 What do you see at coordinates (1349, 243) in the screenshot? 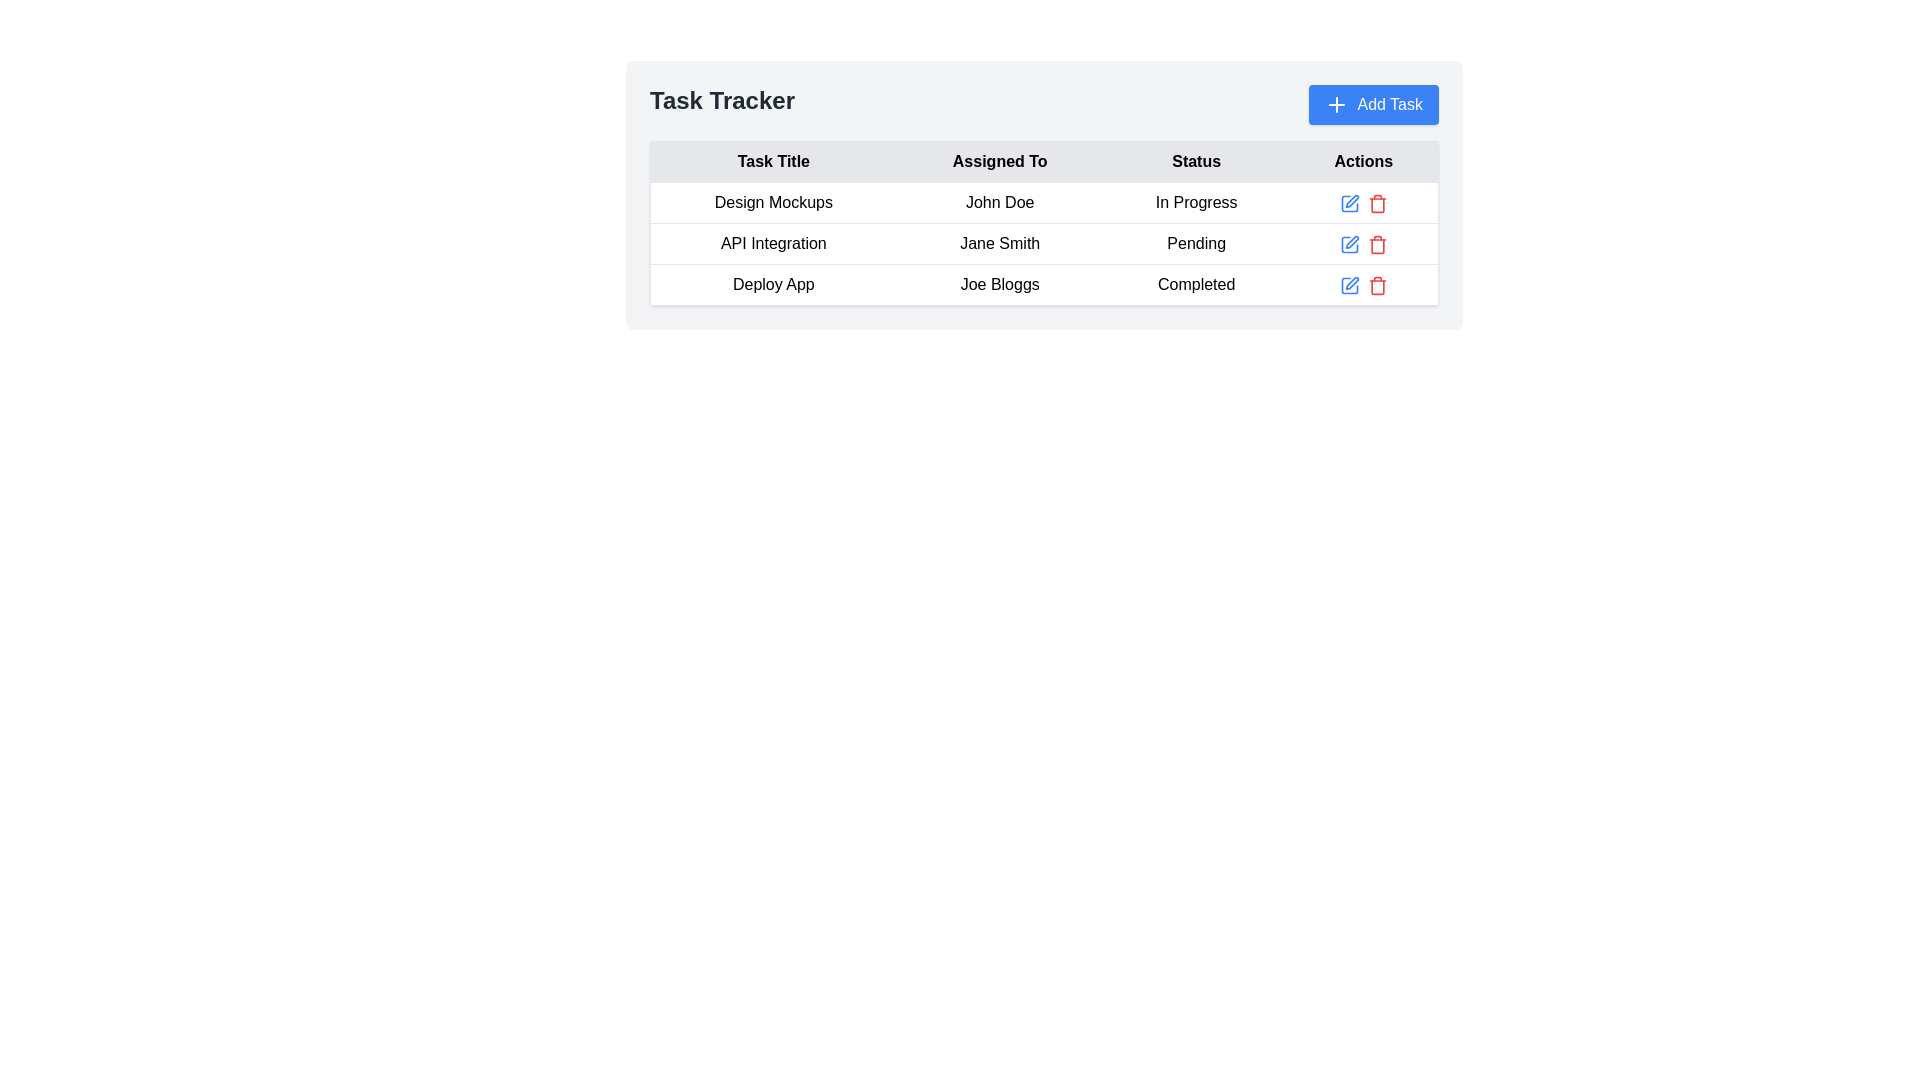
I see `the edit button located in the 'Actions' column of the second row for the task entry titled 'API Integration' to initiate editing of the associated task` at bounding box center [1349, 243].